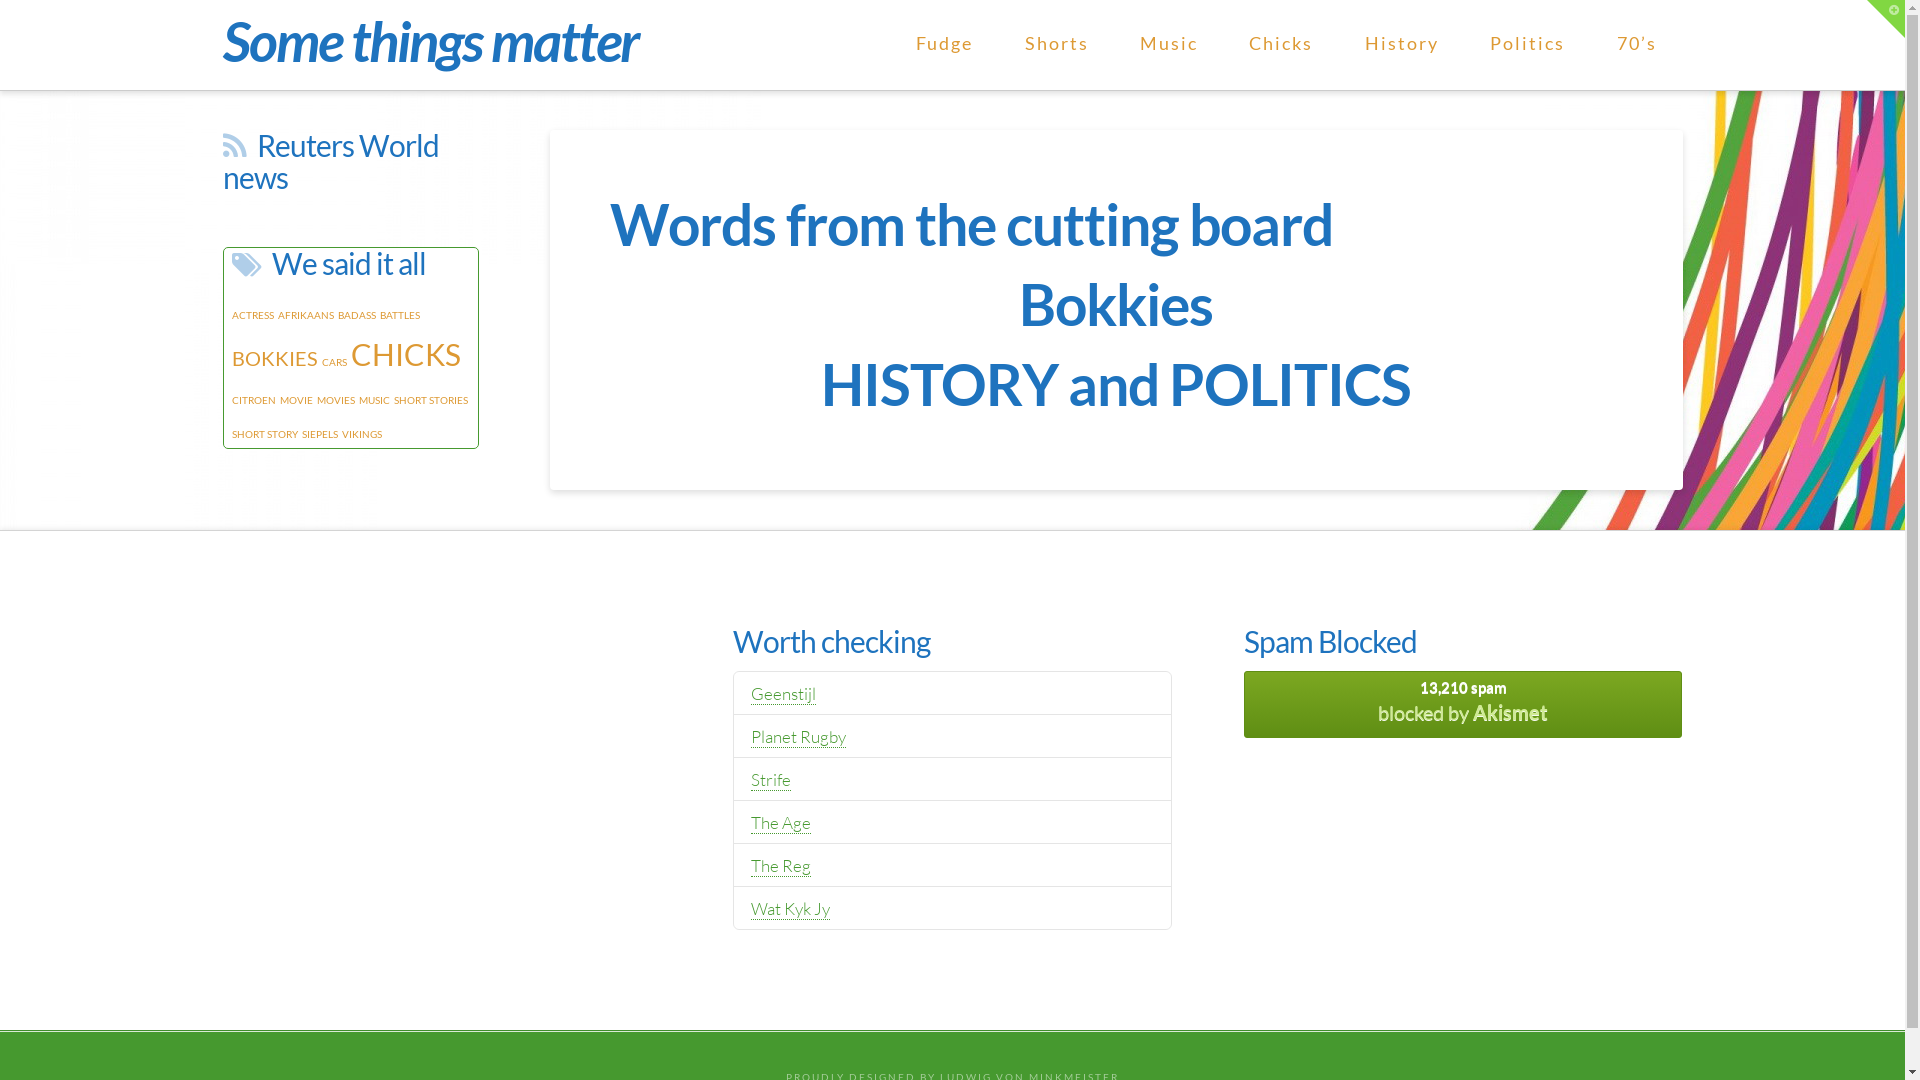  Describe the element at coordinates (782, 693) in the screenshot. I see `'Geenstijl'` at that location.